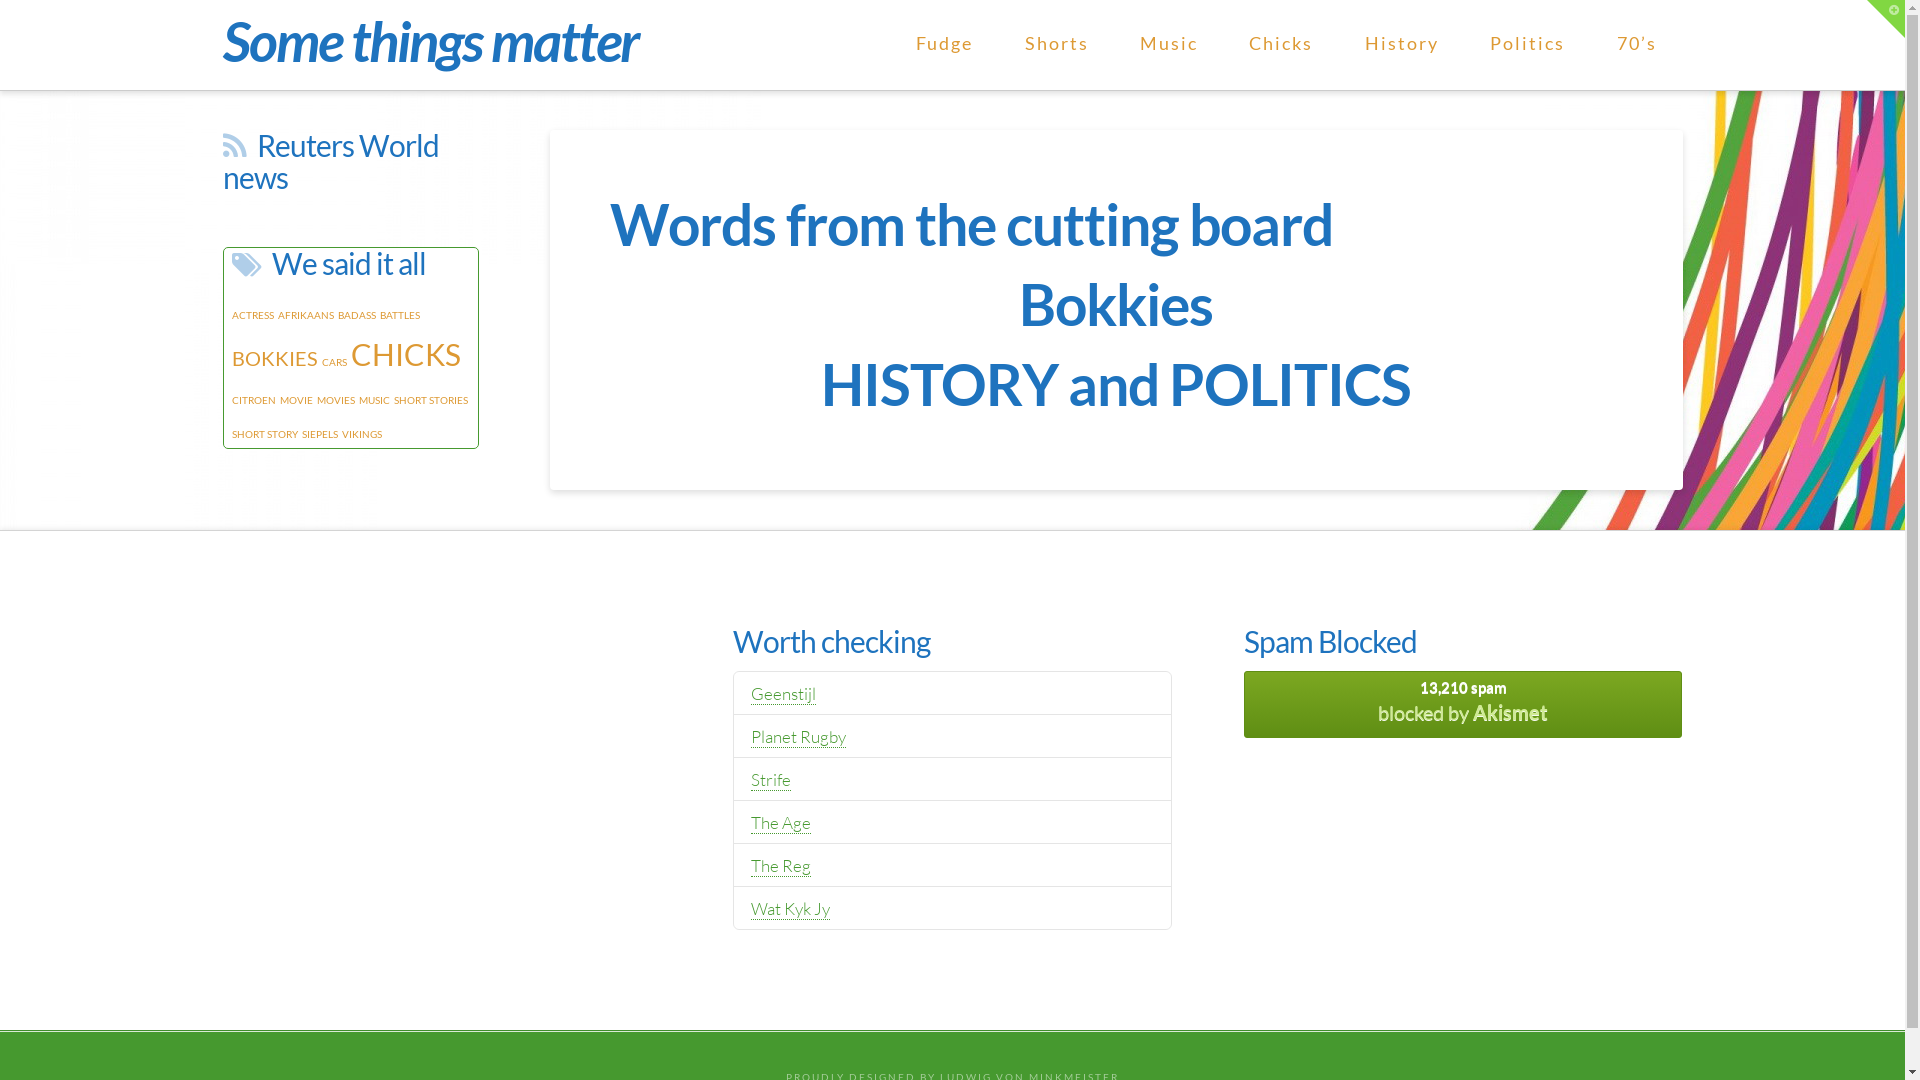  Describe the element at coordinates (782, 693) in the screenshot. I see `'Geenstijl'` at that location.